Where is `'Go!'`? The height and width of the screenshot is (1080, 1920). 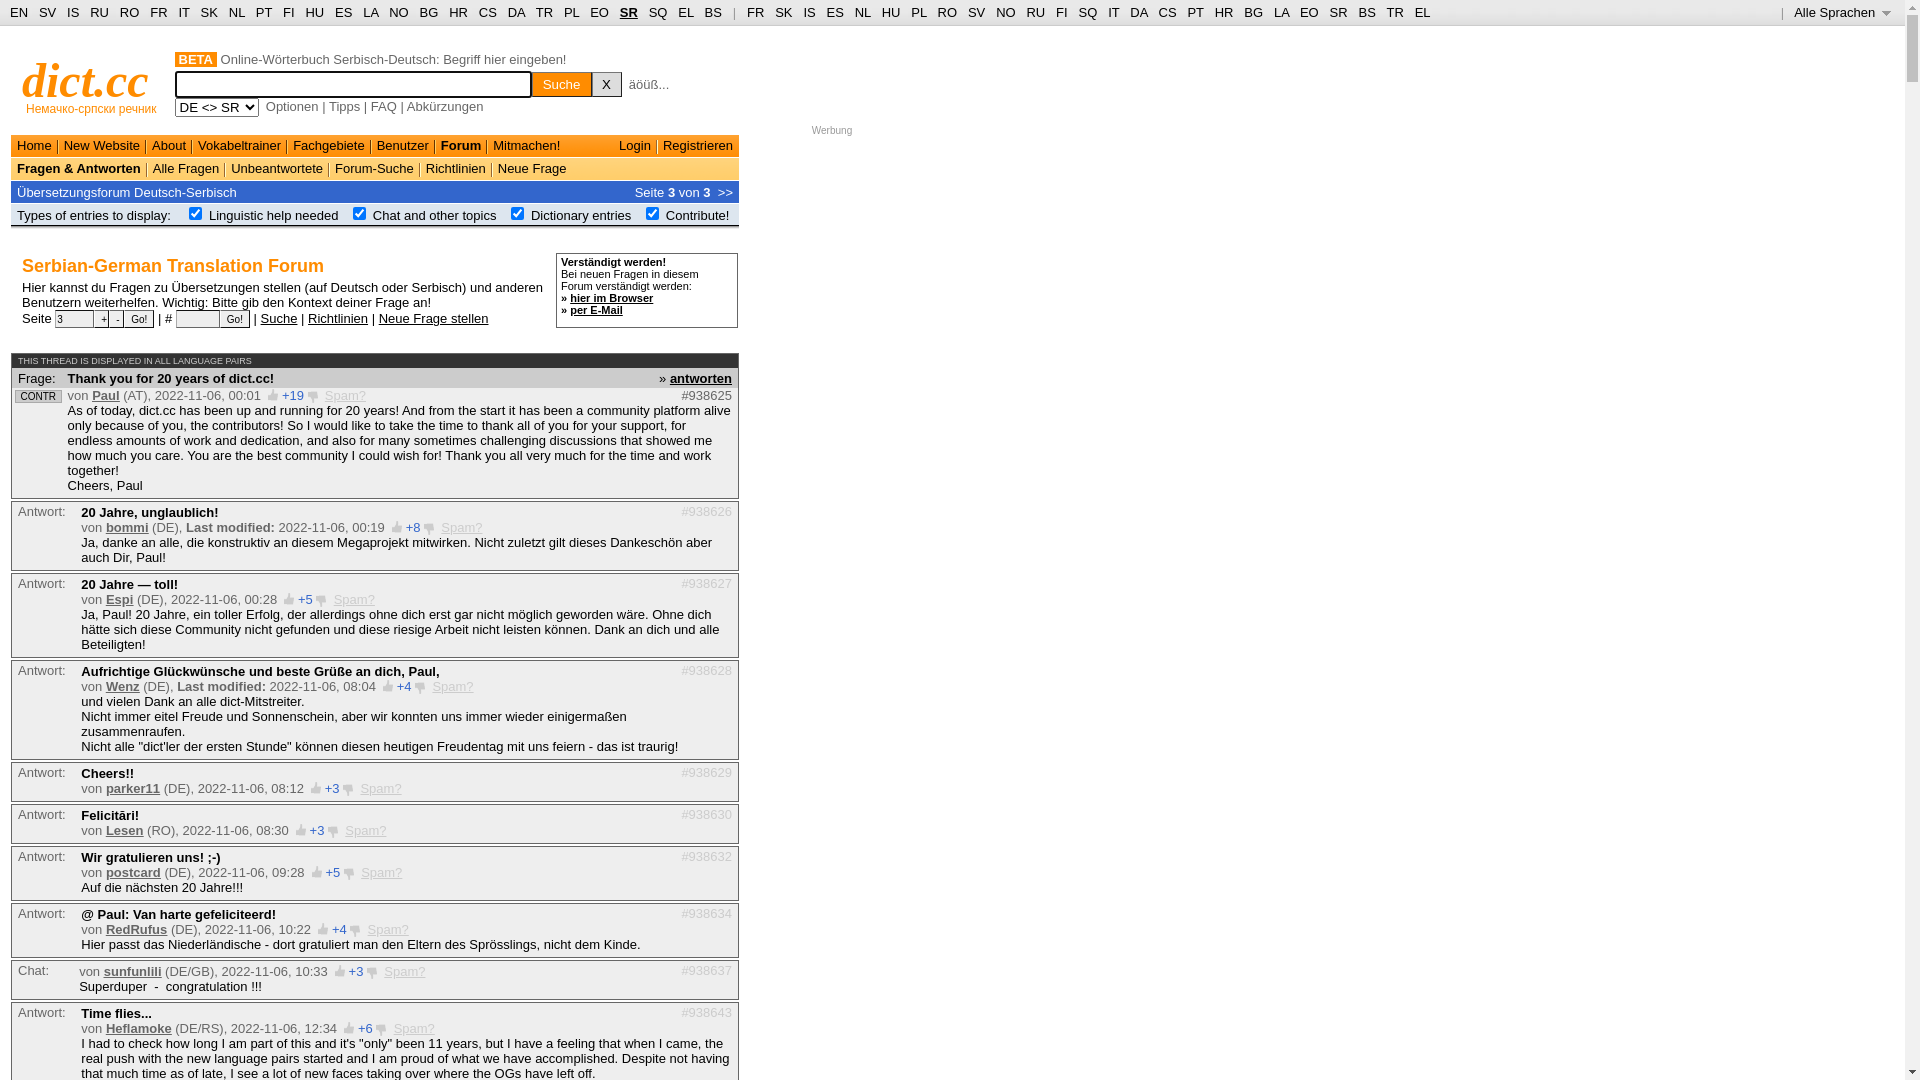 'Go!' is located at coordinates (220, 318).